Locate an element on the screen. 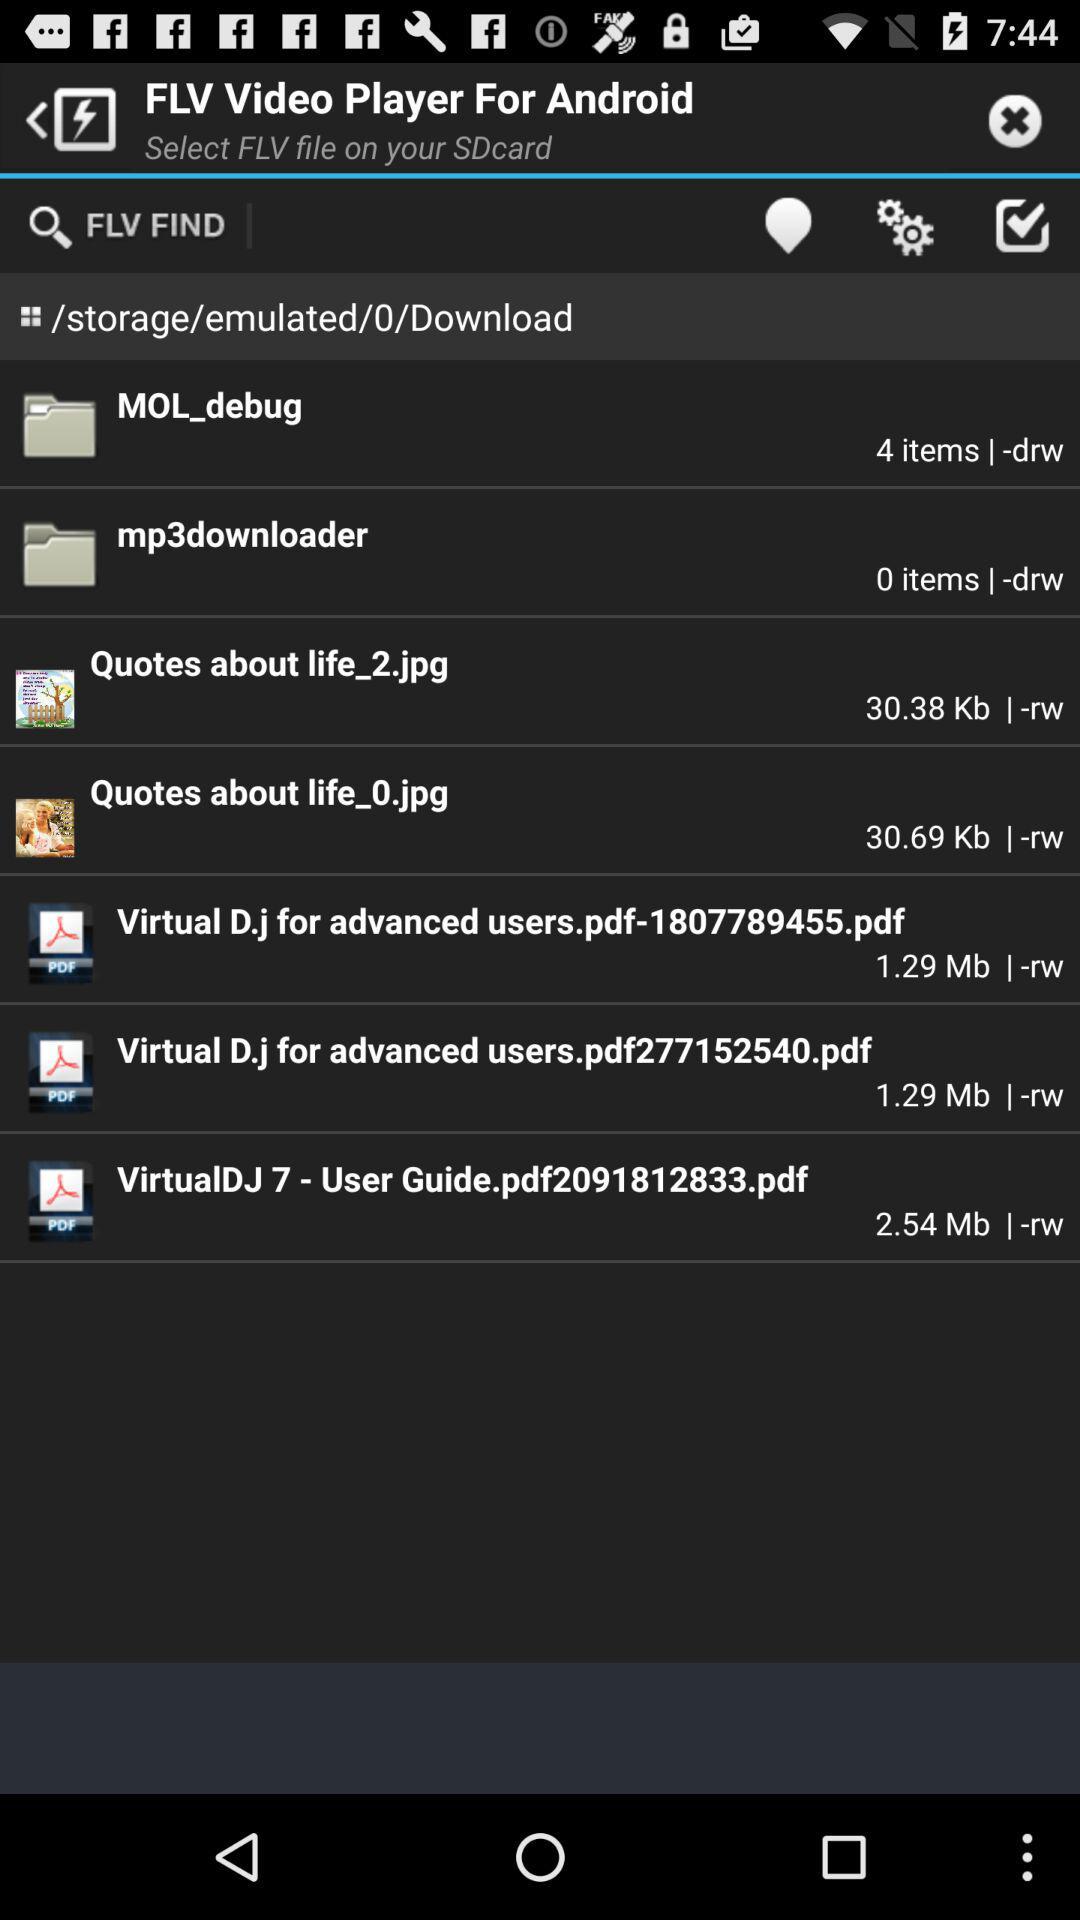  the close icon is located at coordinates (1014, 124).